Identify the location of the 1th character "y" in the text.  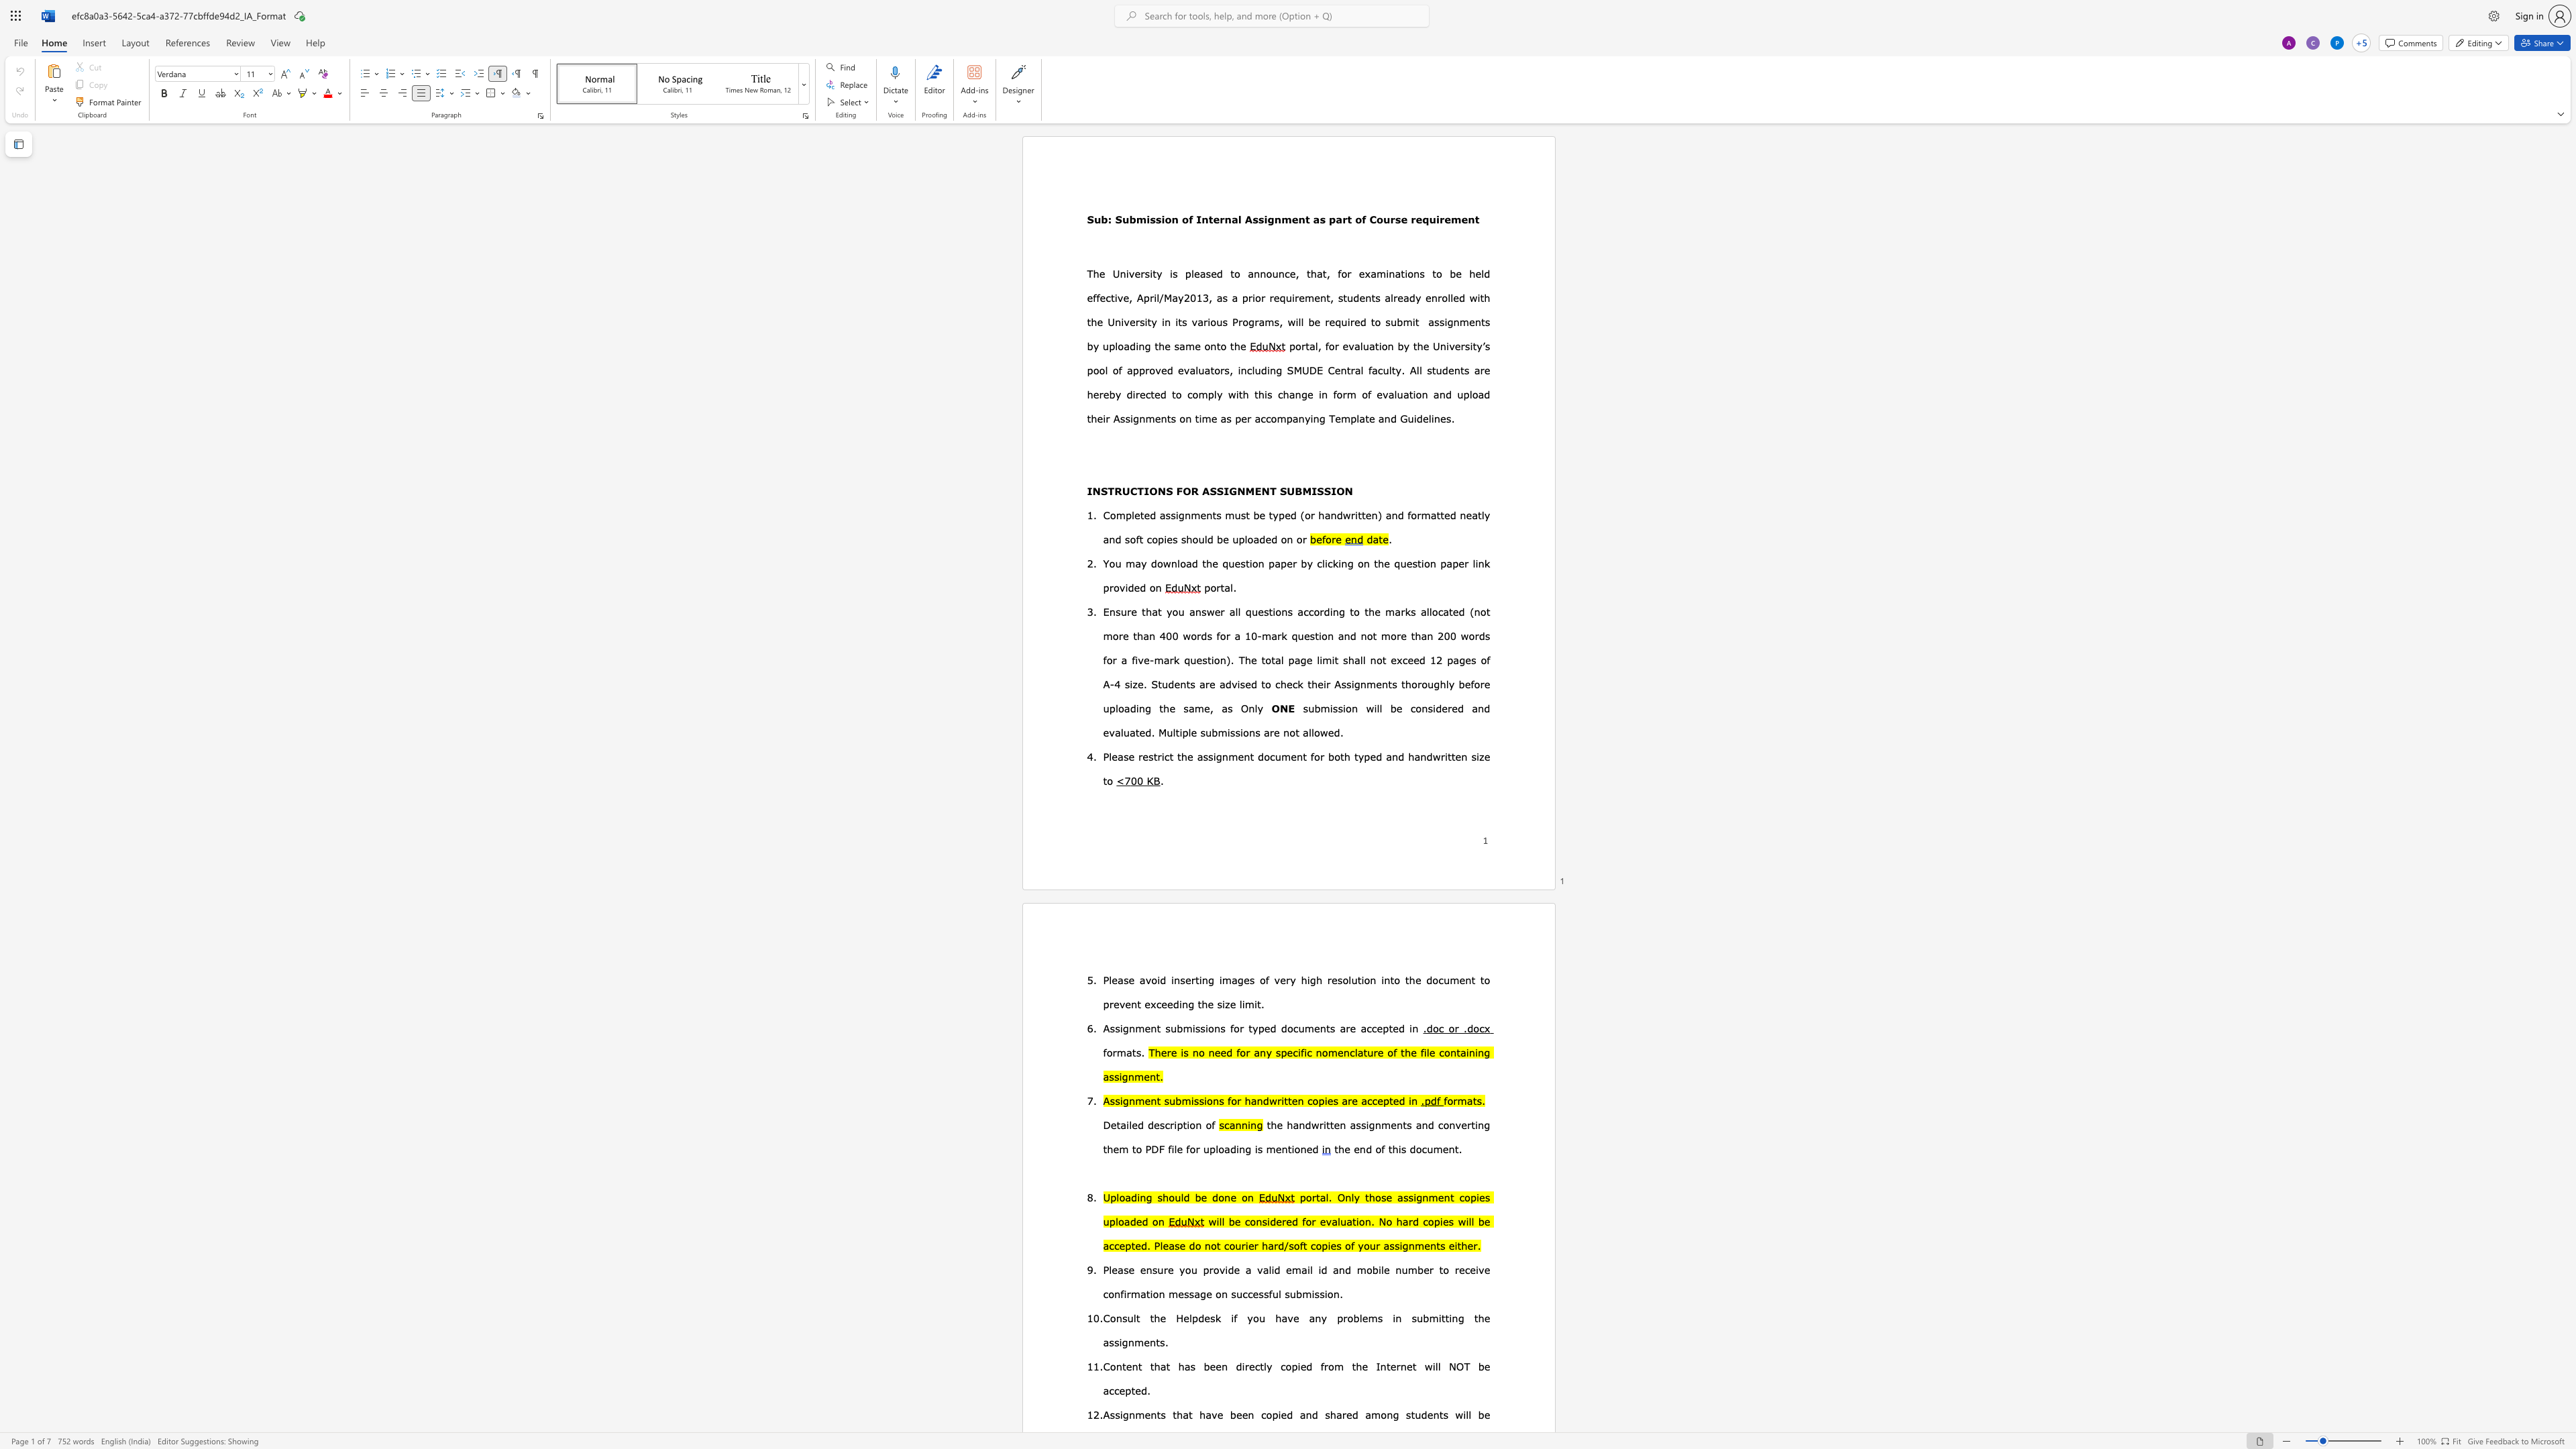
(1219, 394).